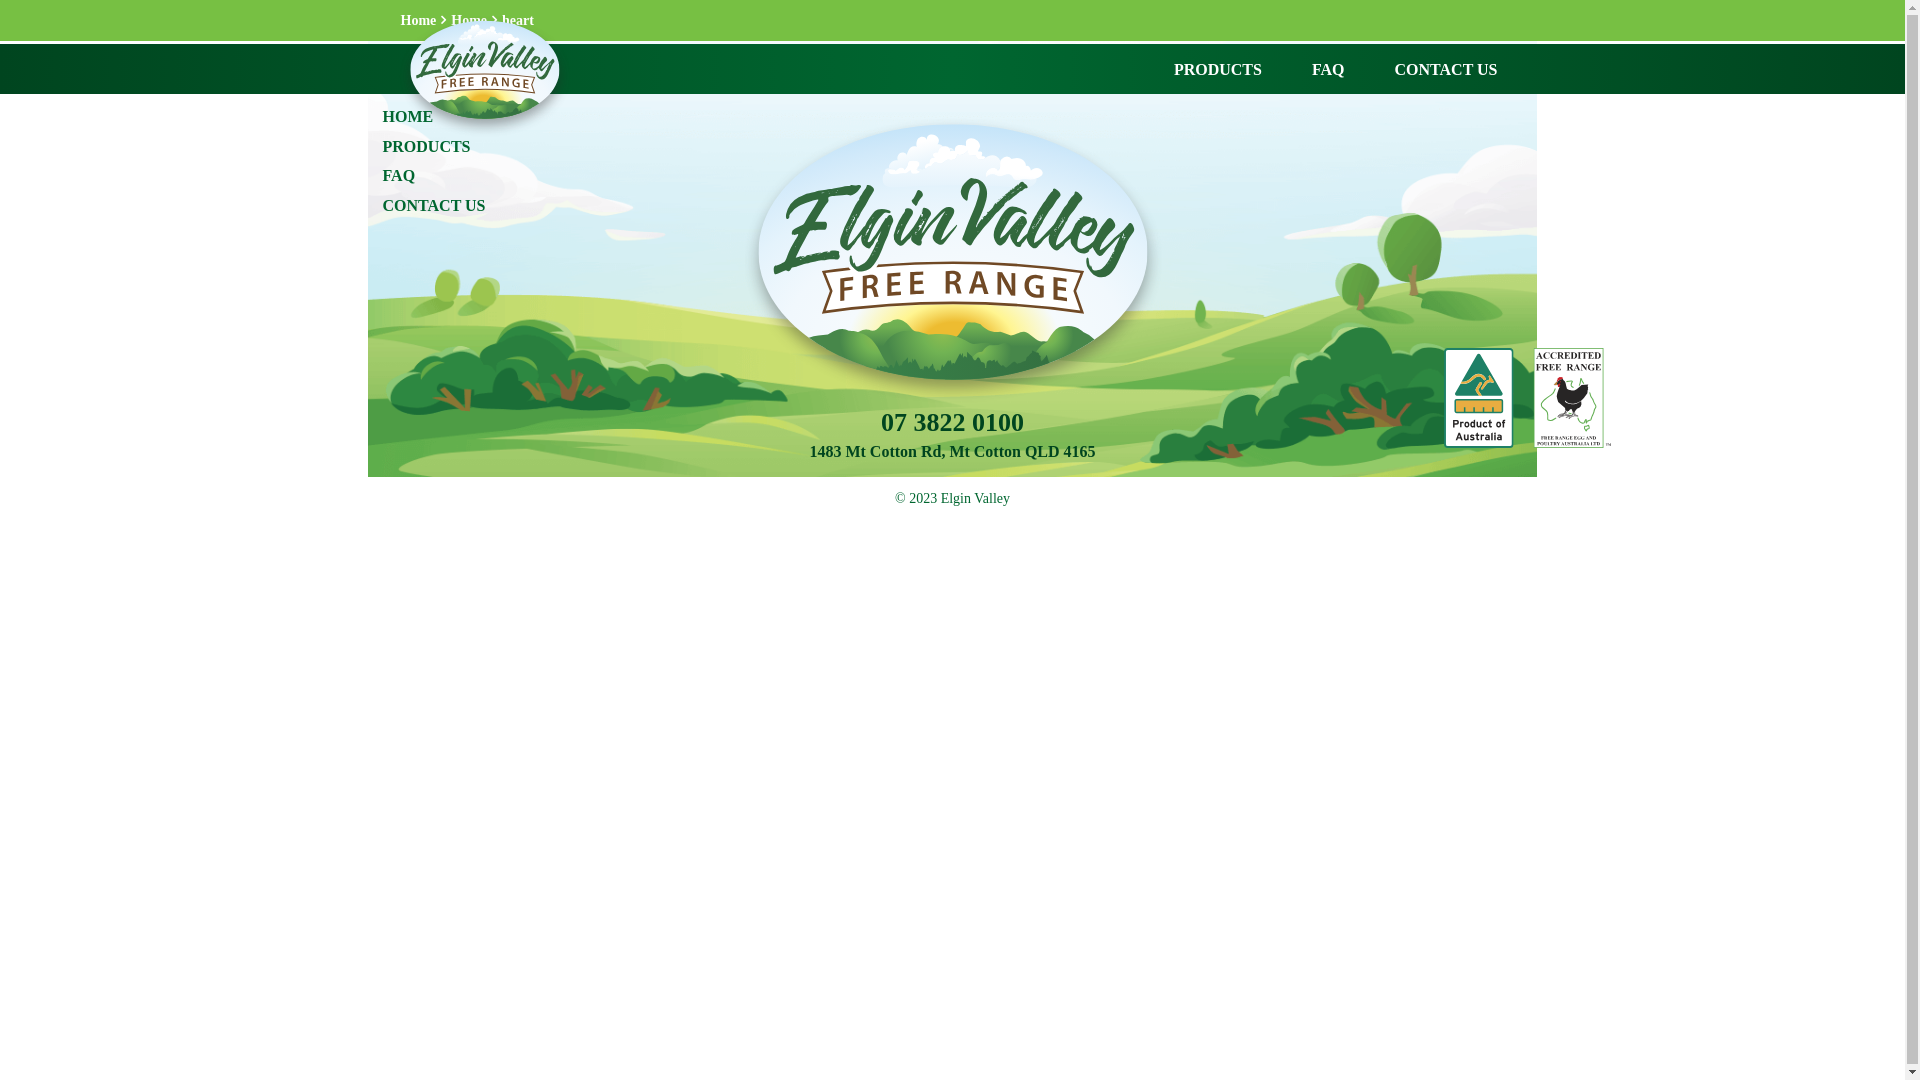 This screenshot has width=1920, height=1080. I want to click on 'HOME', so click(406, 116).